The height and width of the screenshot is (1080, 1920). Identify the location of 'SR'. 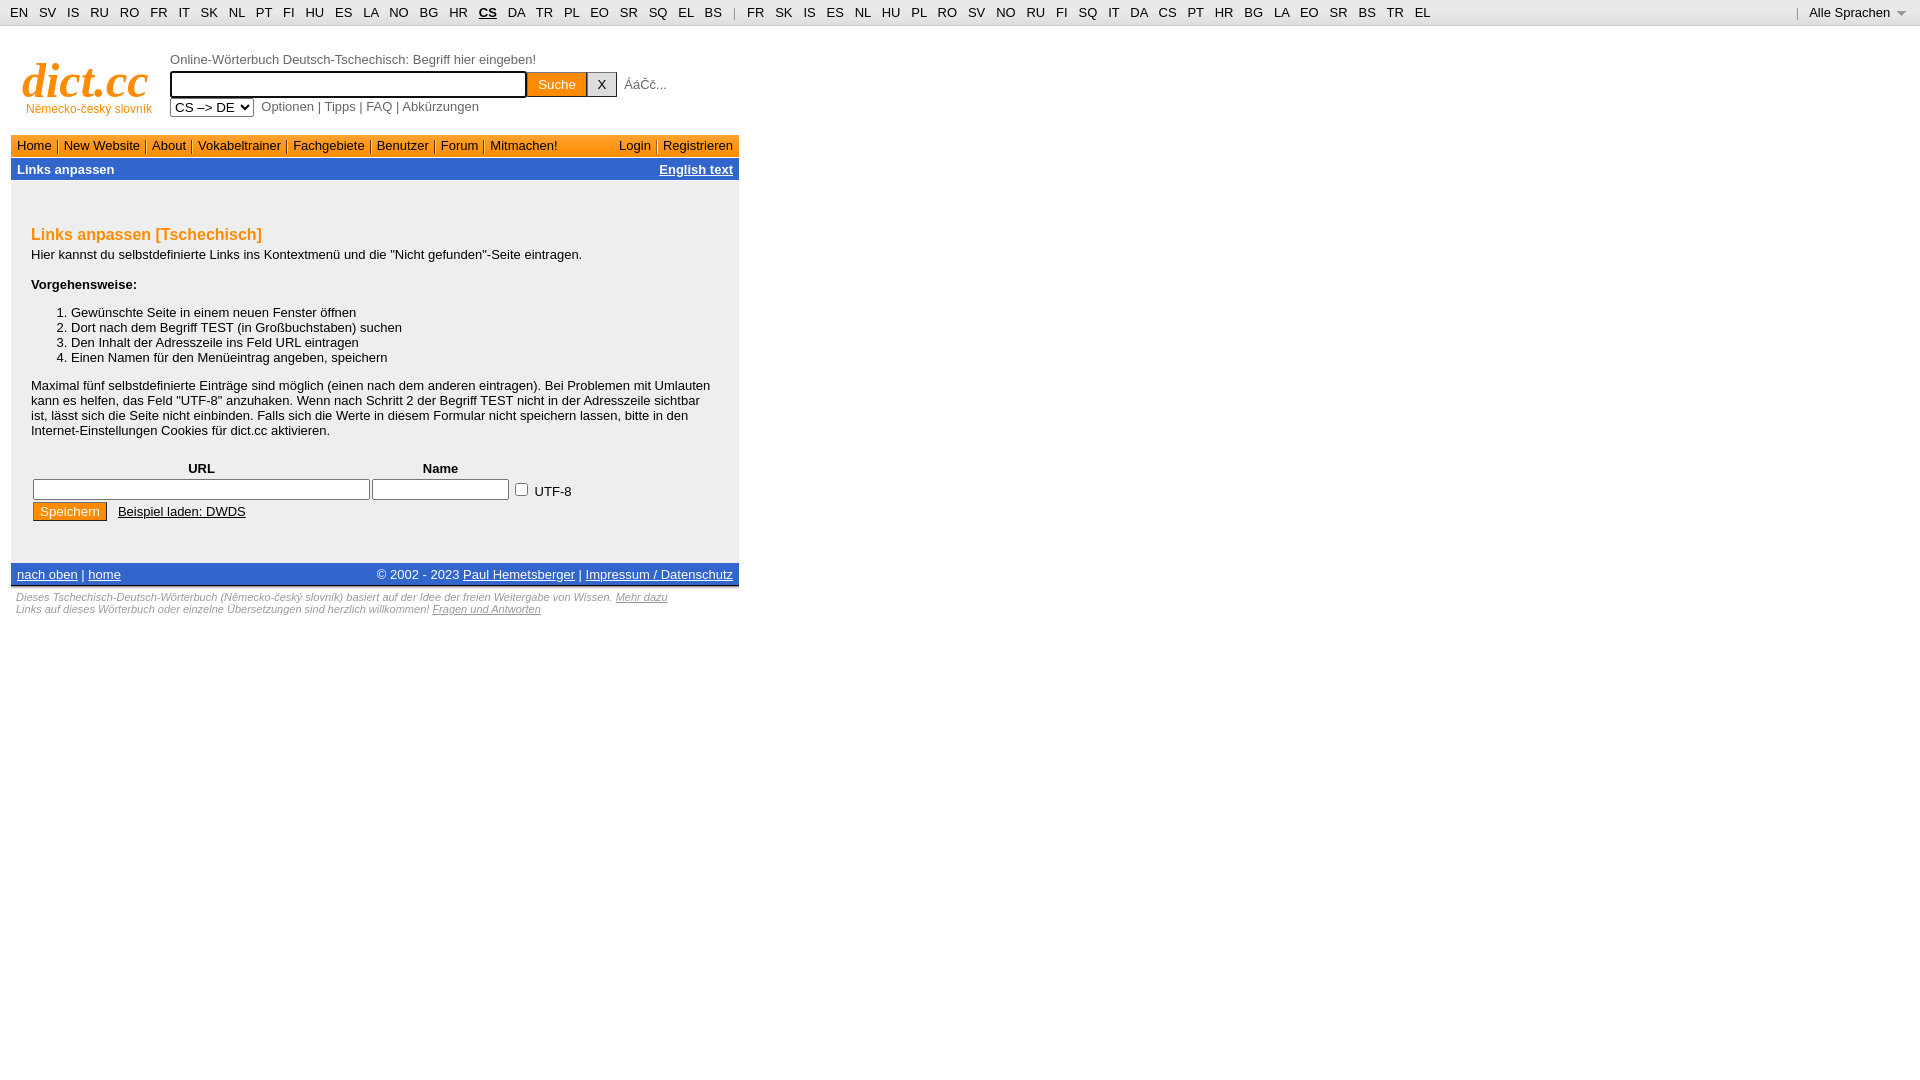
(627, 12).